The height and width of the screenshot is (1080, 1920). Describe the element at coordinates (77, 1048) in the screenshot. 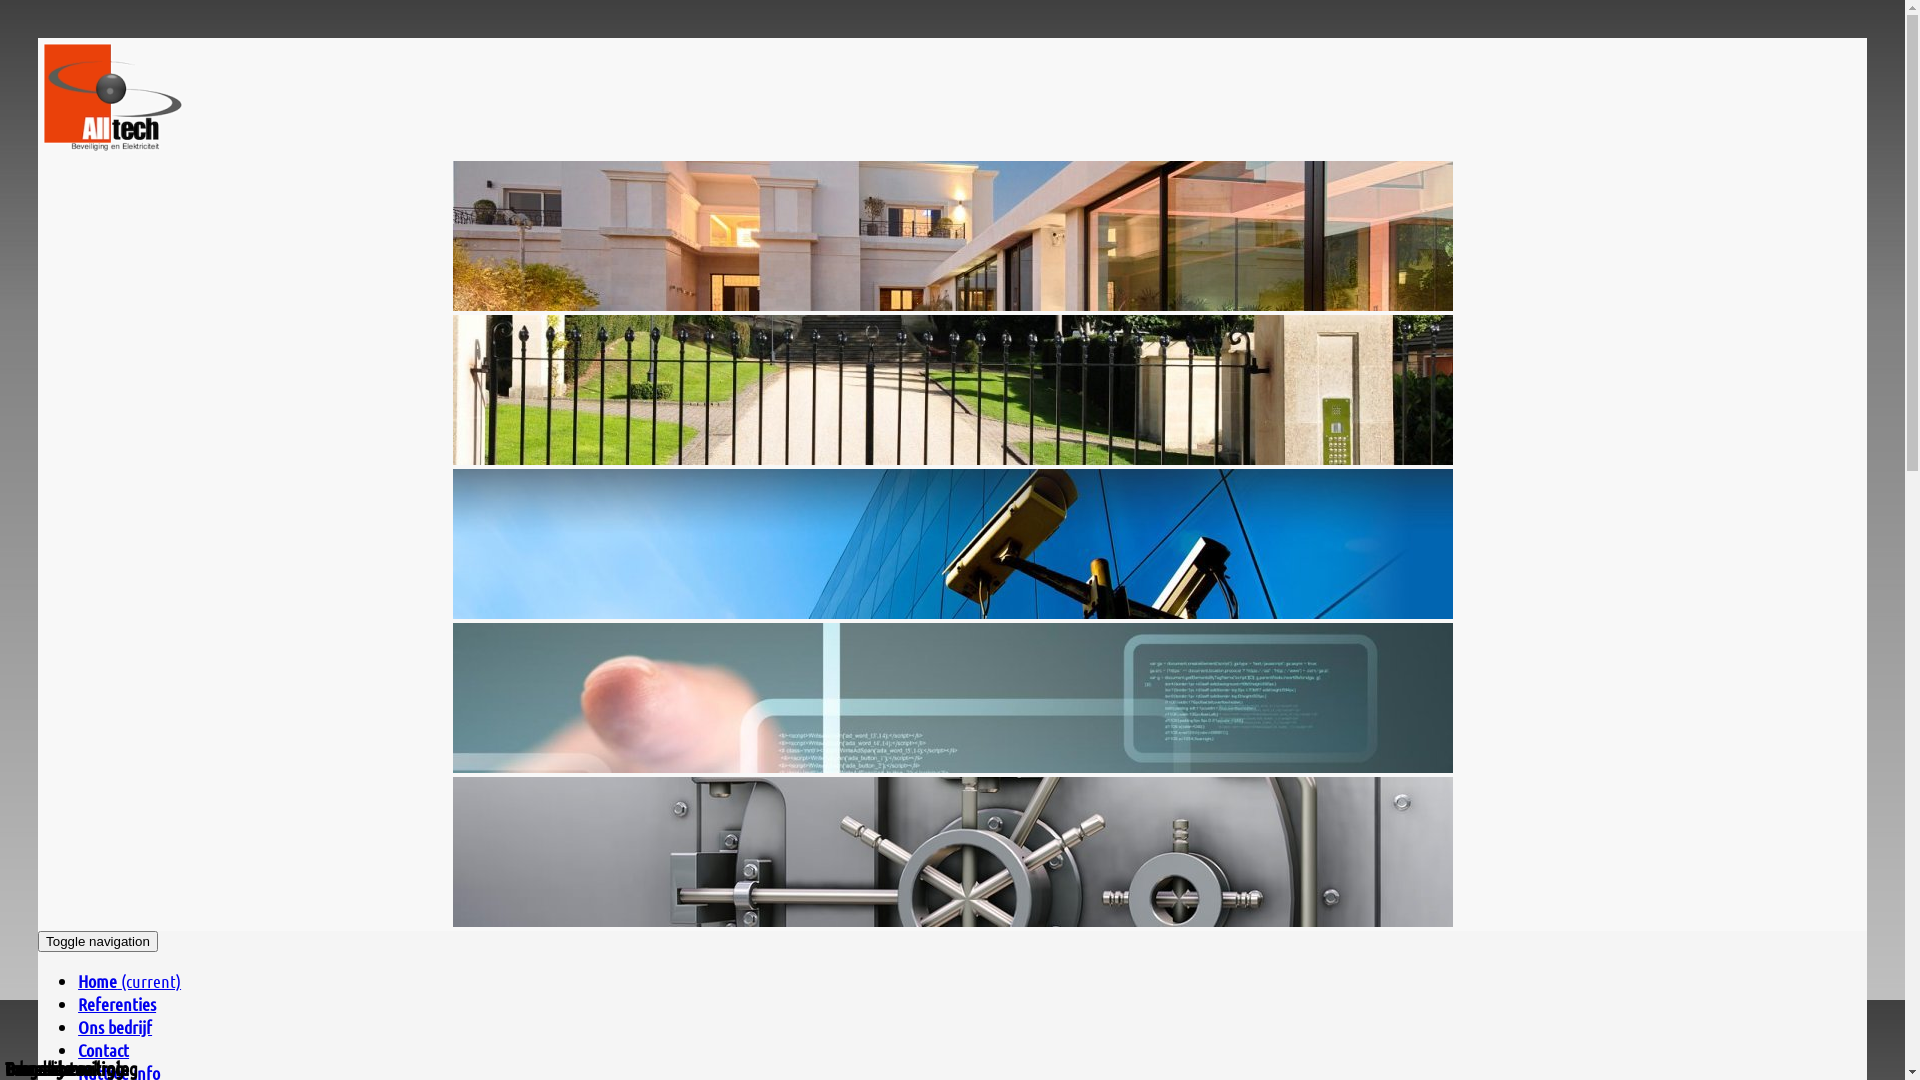

I see `'Contact'` at that location.